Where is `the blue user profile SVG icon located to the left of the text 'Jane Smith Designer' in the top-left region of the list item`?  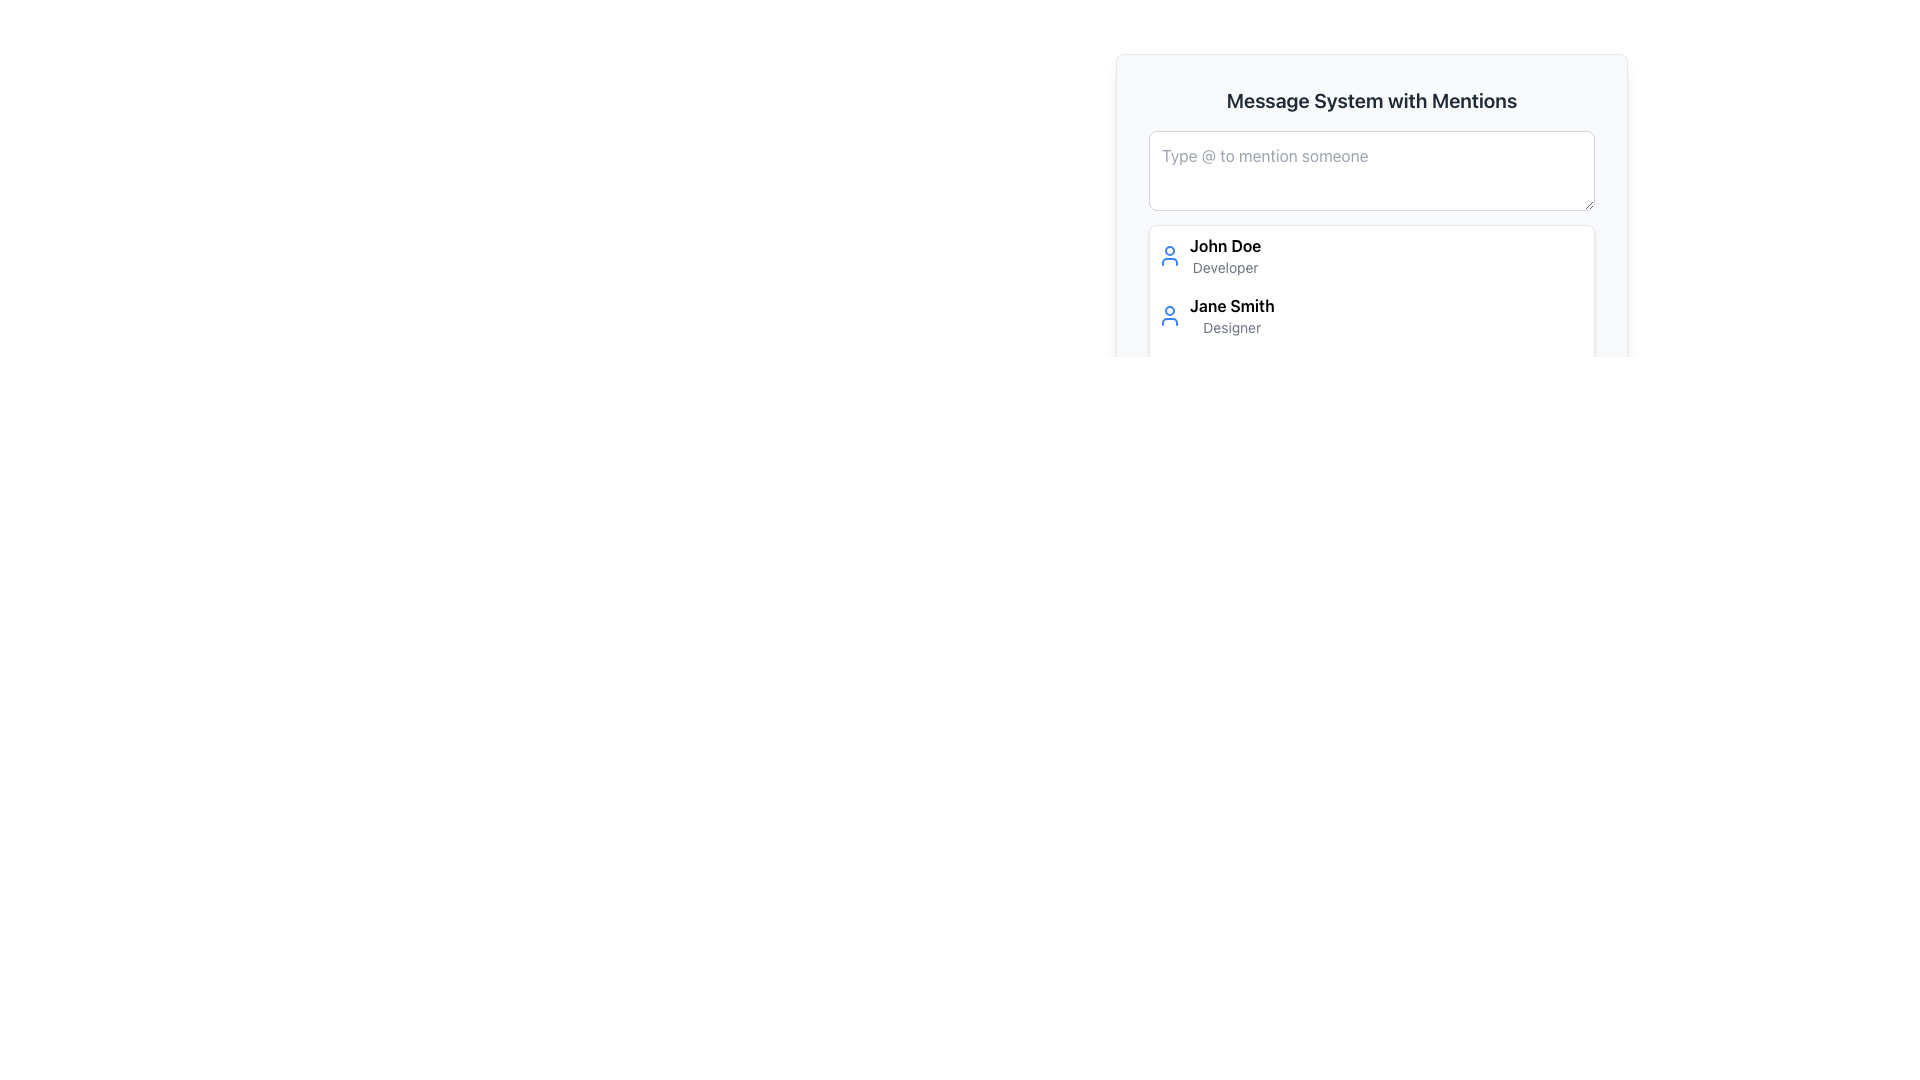
the blue user profile SVG icon located to the left of the text 'Jane Smith Designer' in the top-left region of the list item is located at coordinates (1170, 315).